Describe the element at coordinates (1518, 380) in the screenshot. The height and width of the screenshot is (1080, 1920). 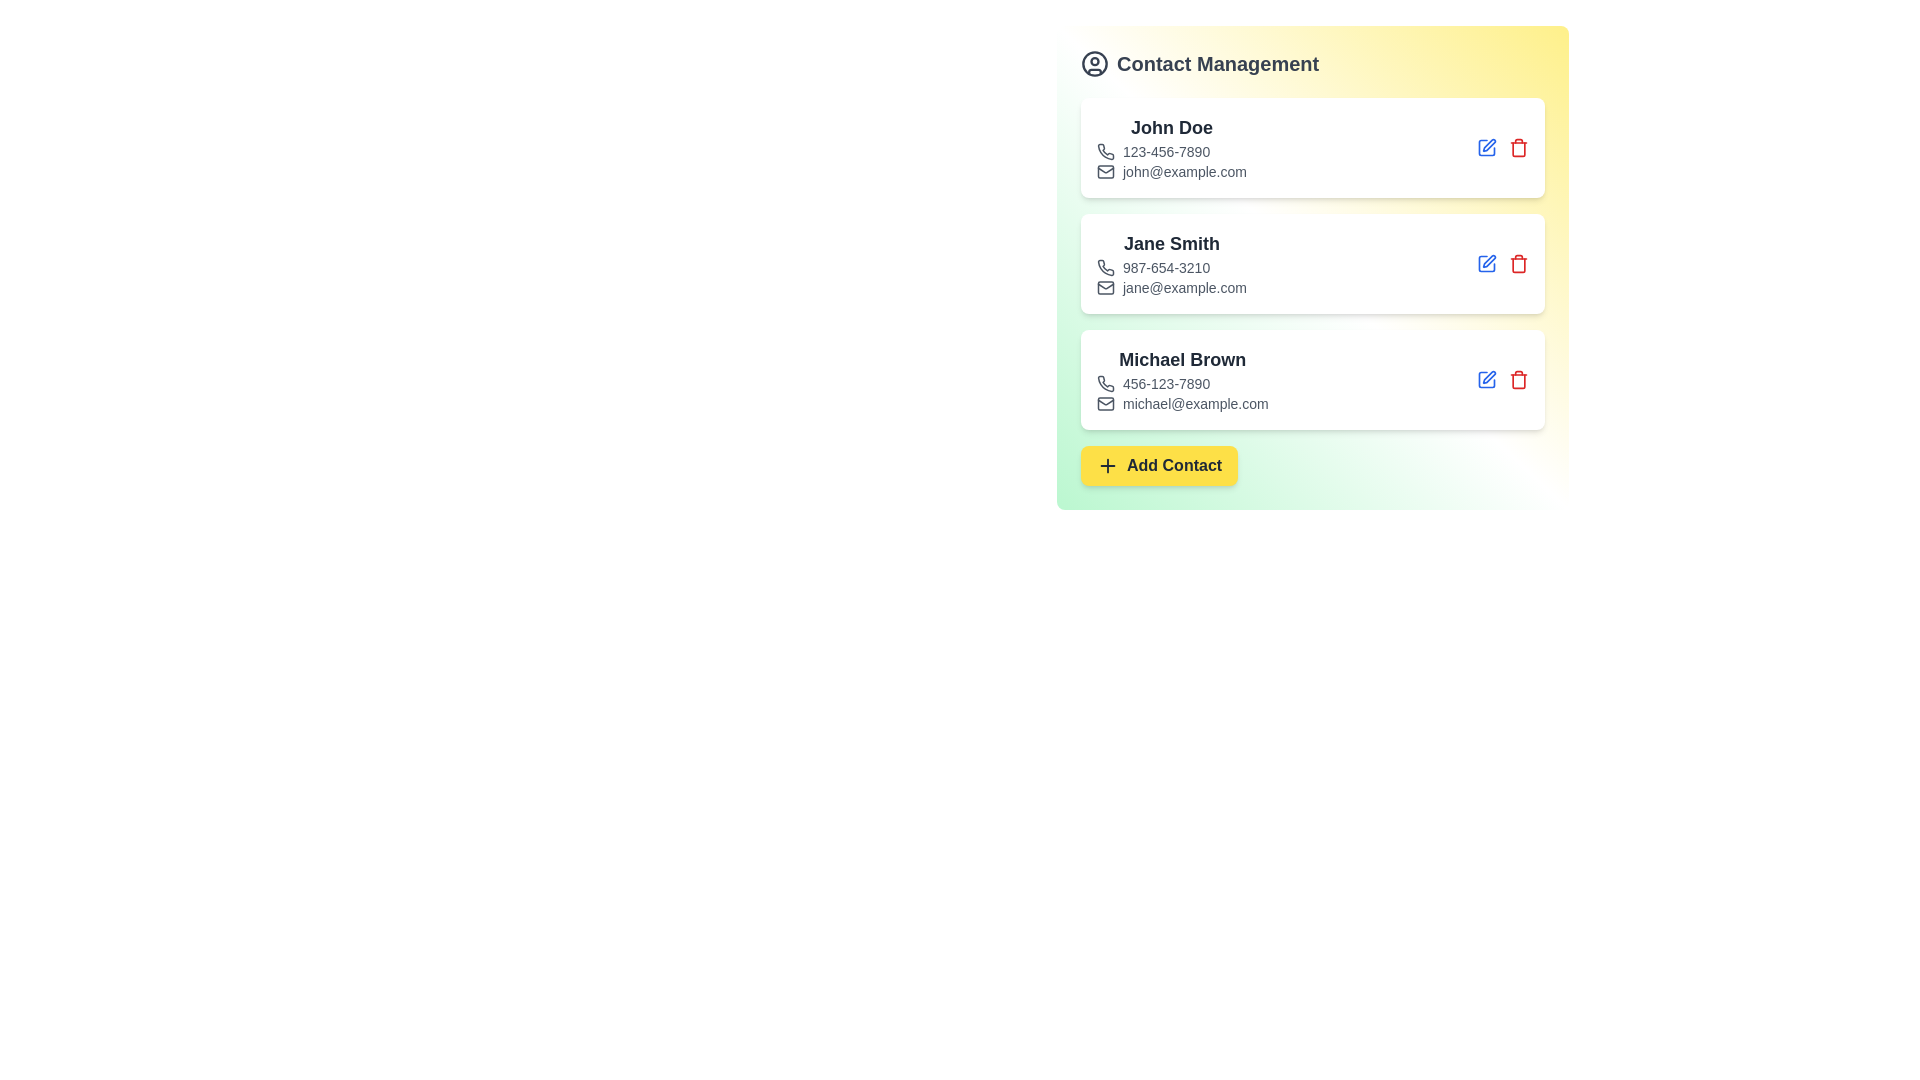
I see `delete button for the contact with name Michael Brown` at that location.